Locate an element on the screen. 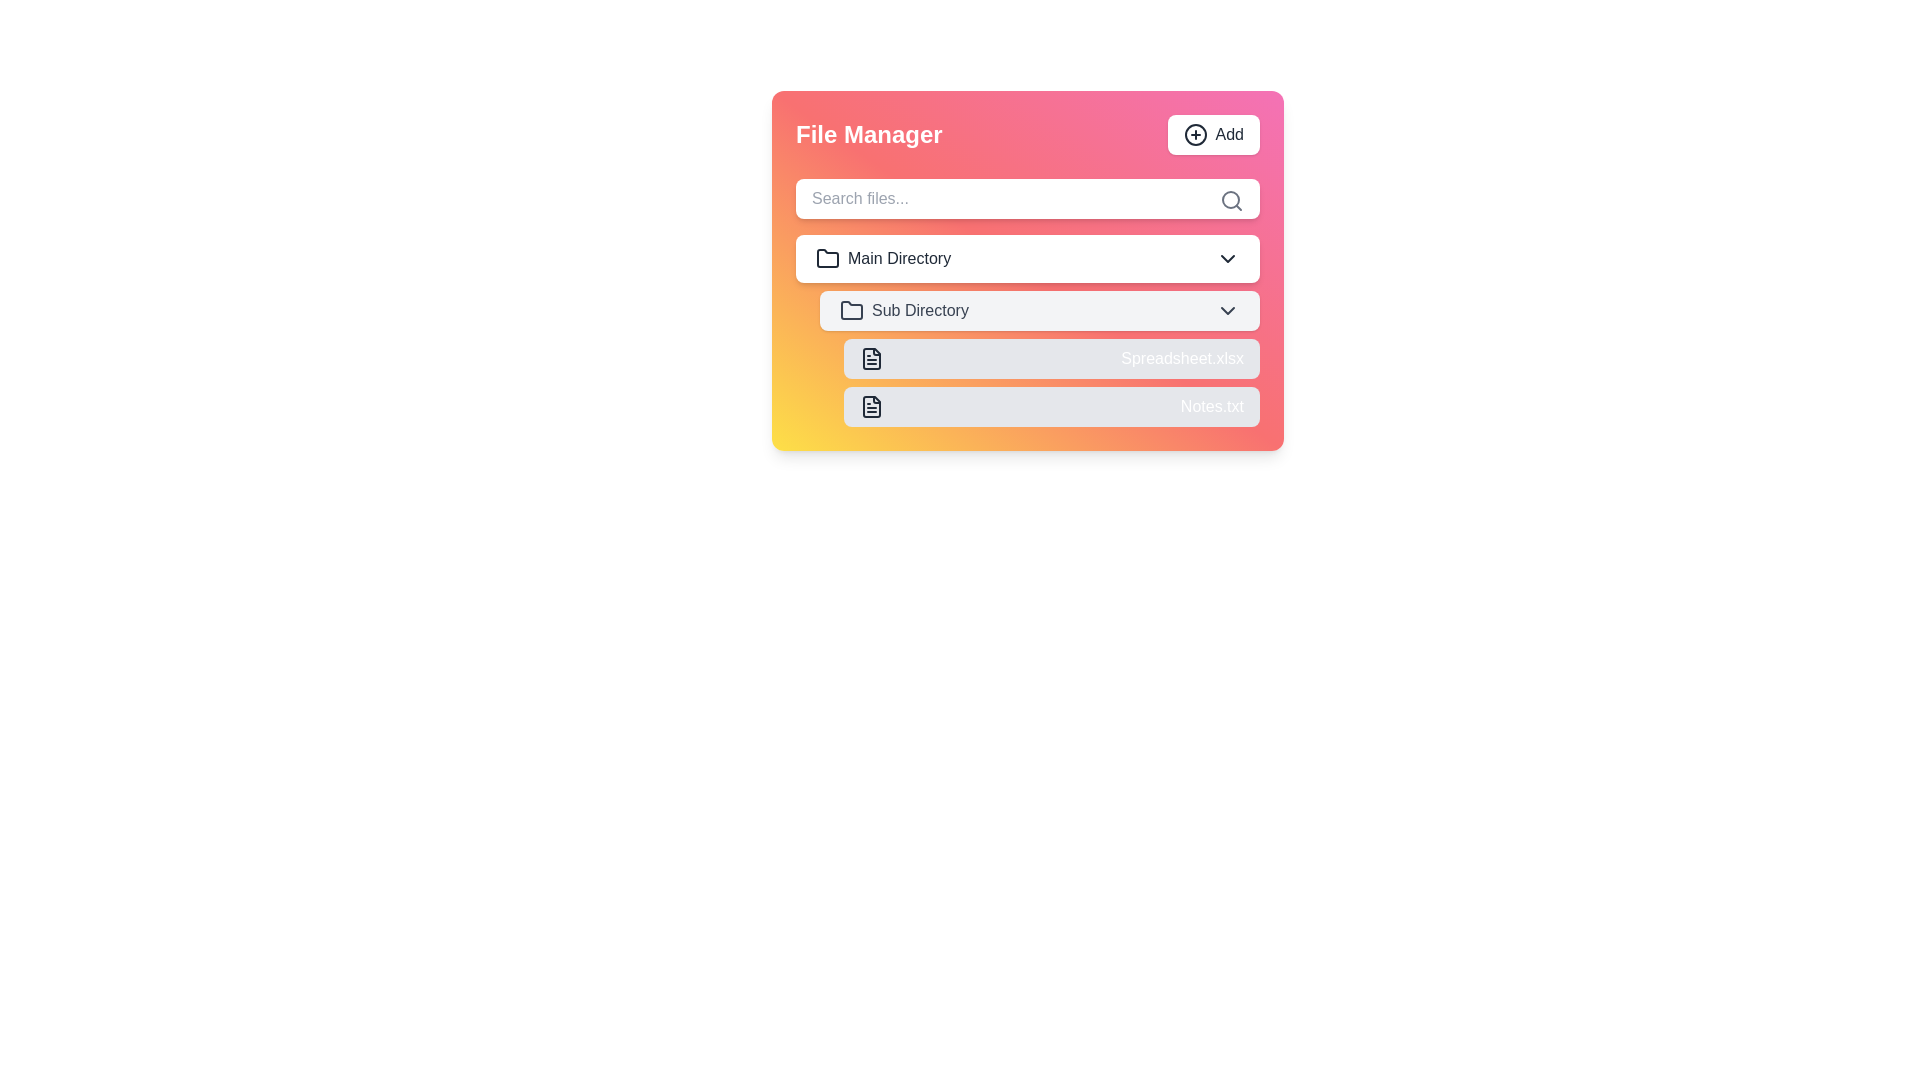  the circular graphical representation in the top-right corner of the 'File Manager' interface, which is part of an icon indicating addition functionality is located at coordinates (1195, 135).